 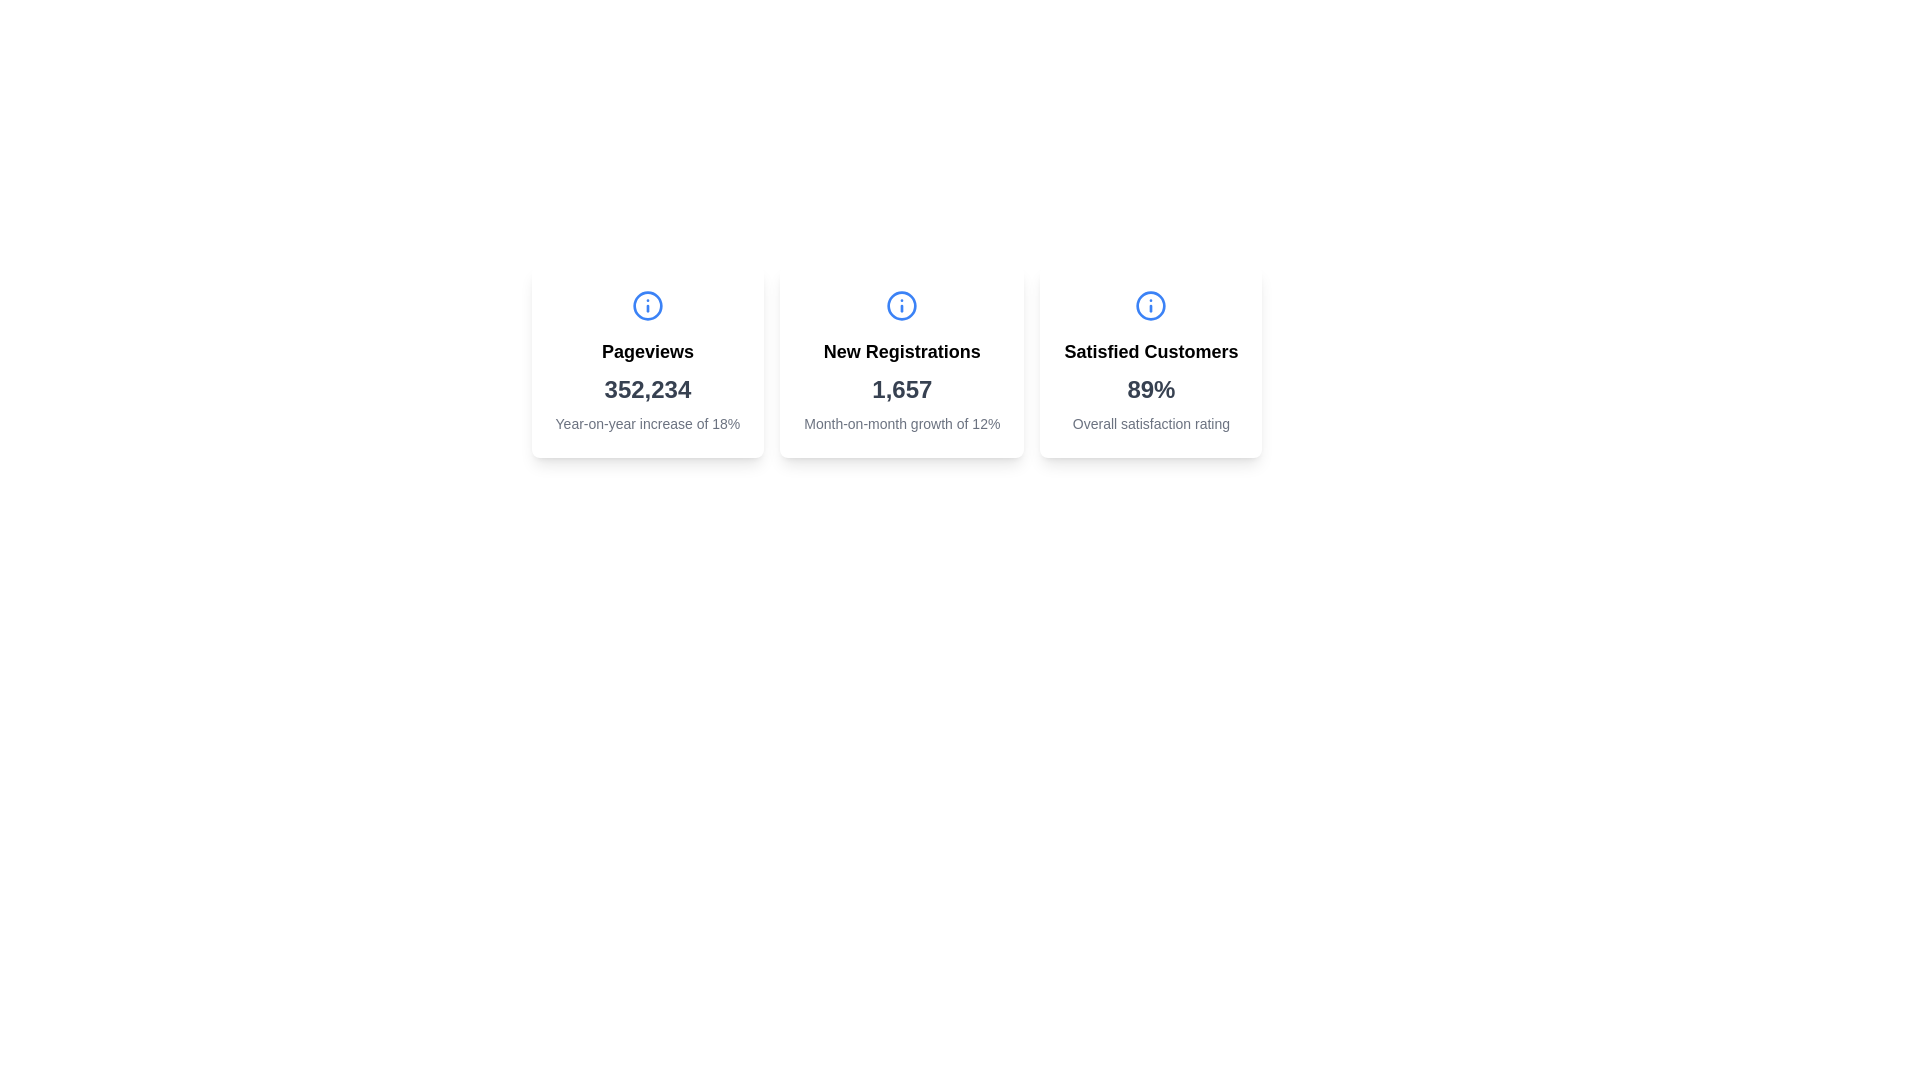 I want to click on the text element displaying the numerical value for new registrations, located in the center of the card titled 'New Registrations', so click(x=901, y=389).